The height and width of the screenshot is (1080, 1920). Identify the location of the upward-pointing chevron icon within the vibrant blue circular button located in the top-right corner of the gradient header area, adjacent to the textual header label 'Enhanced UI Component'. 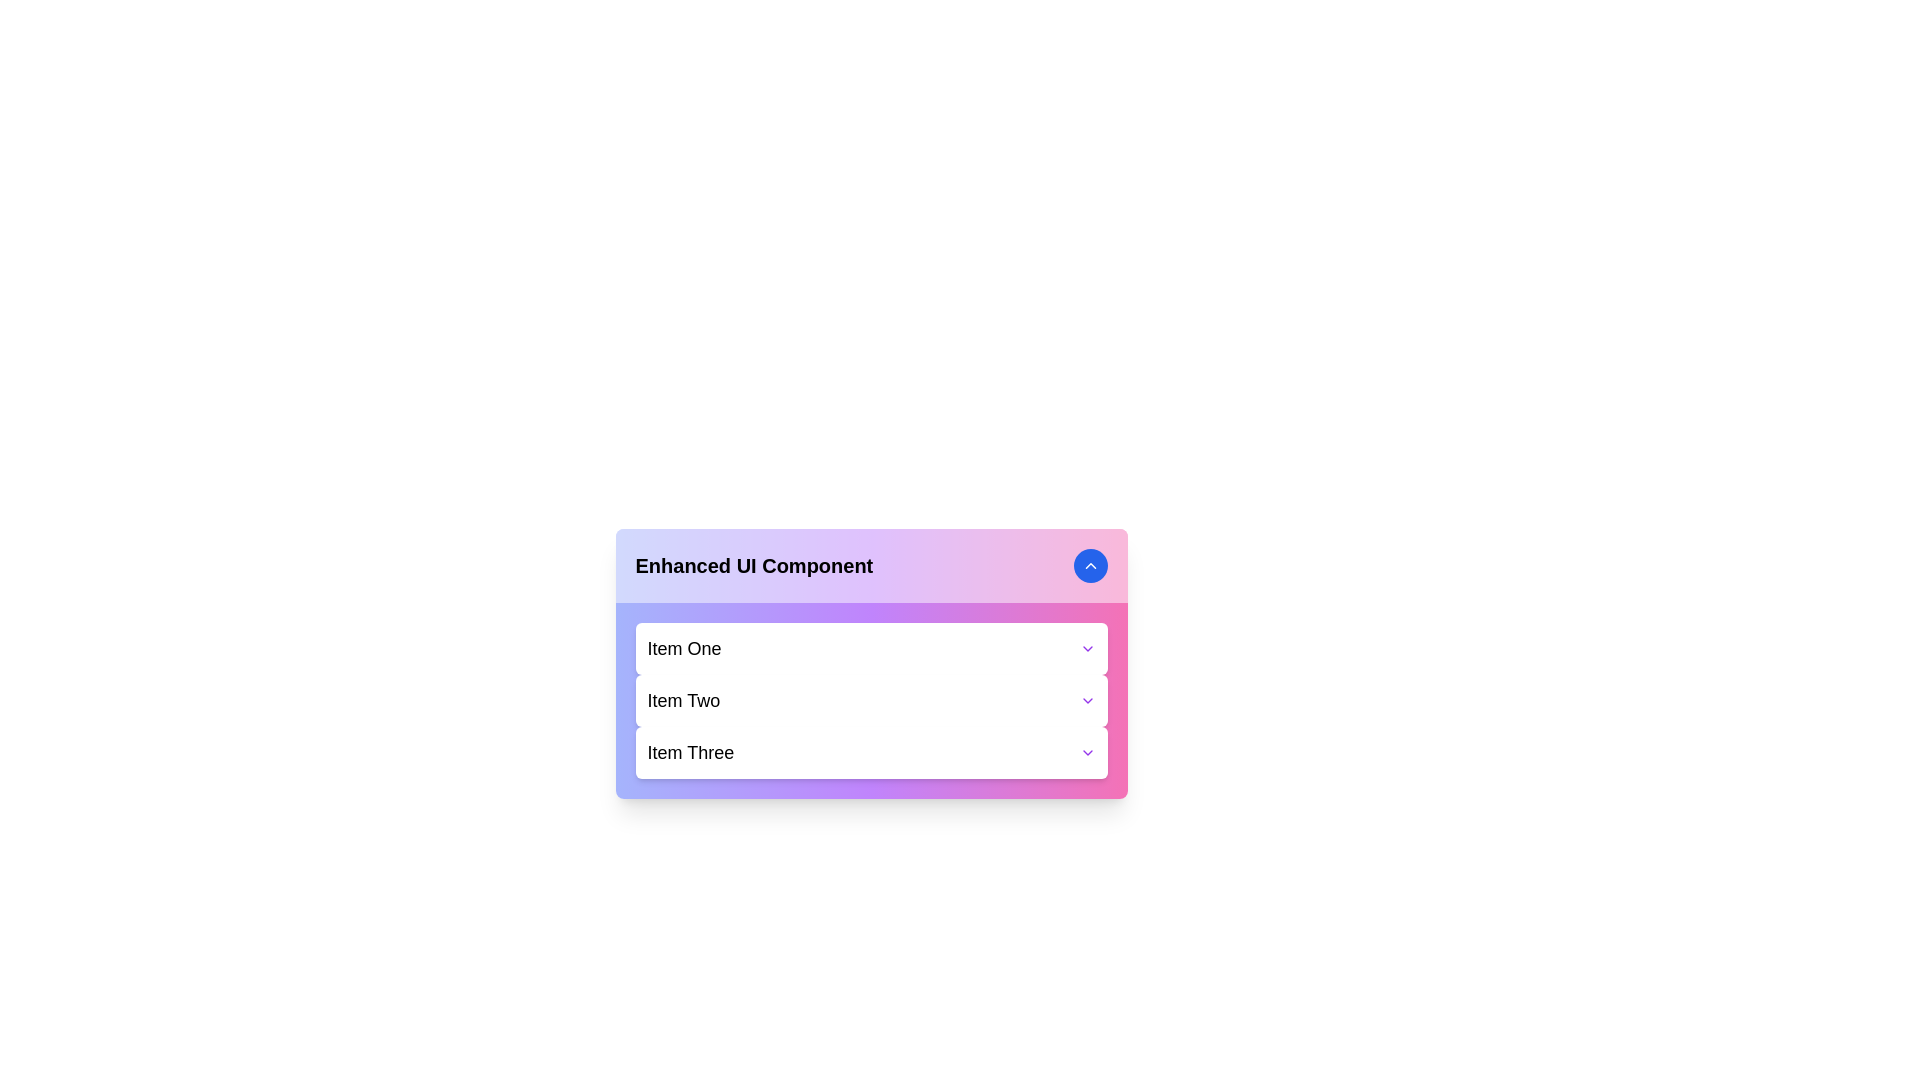
(1089, 566).